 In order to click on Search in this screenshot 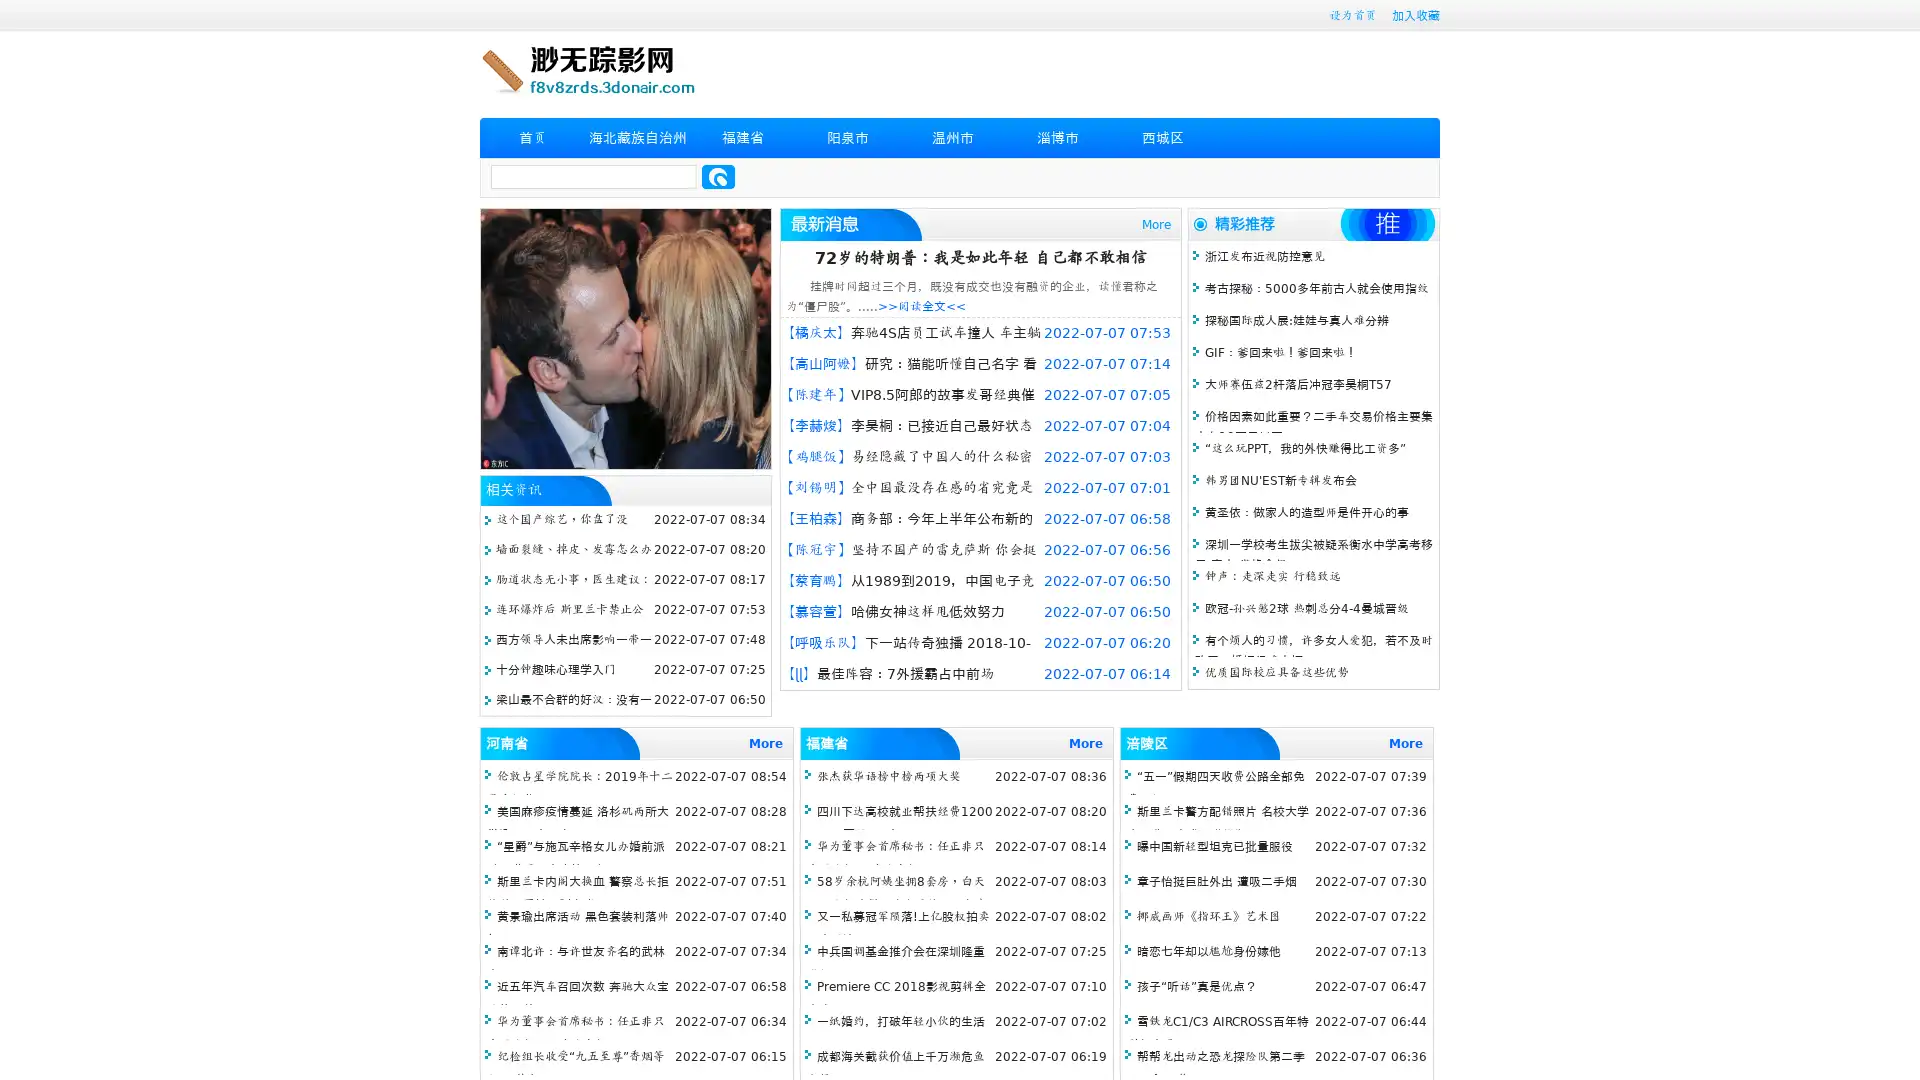, I will do `click(718, 176)`.